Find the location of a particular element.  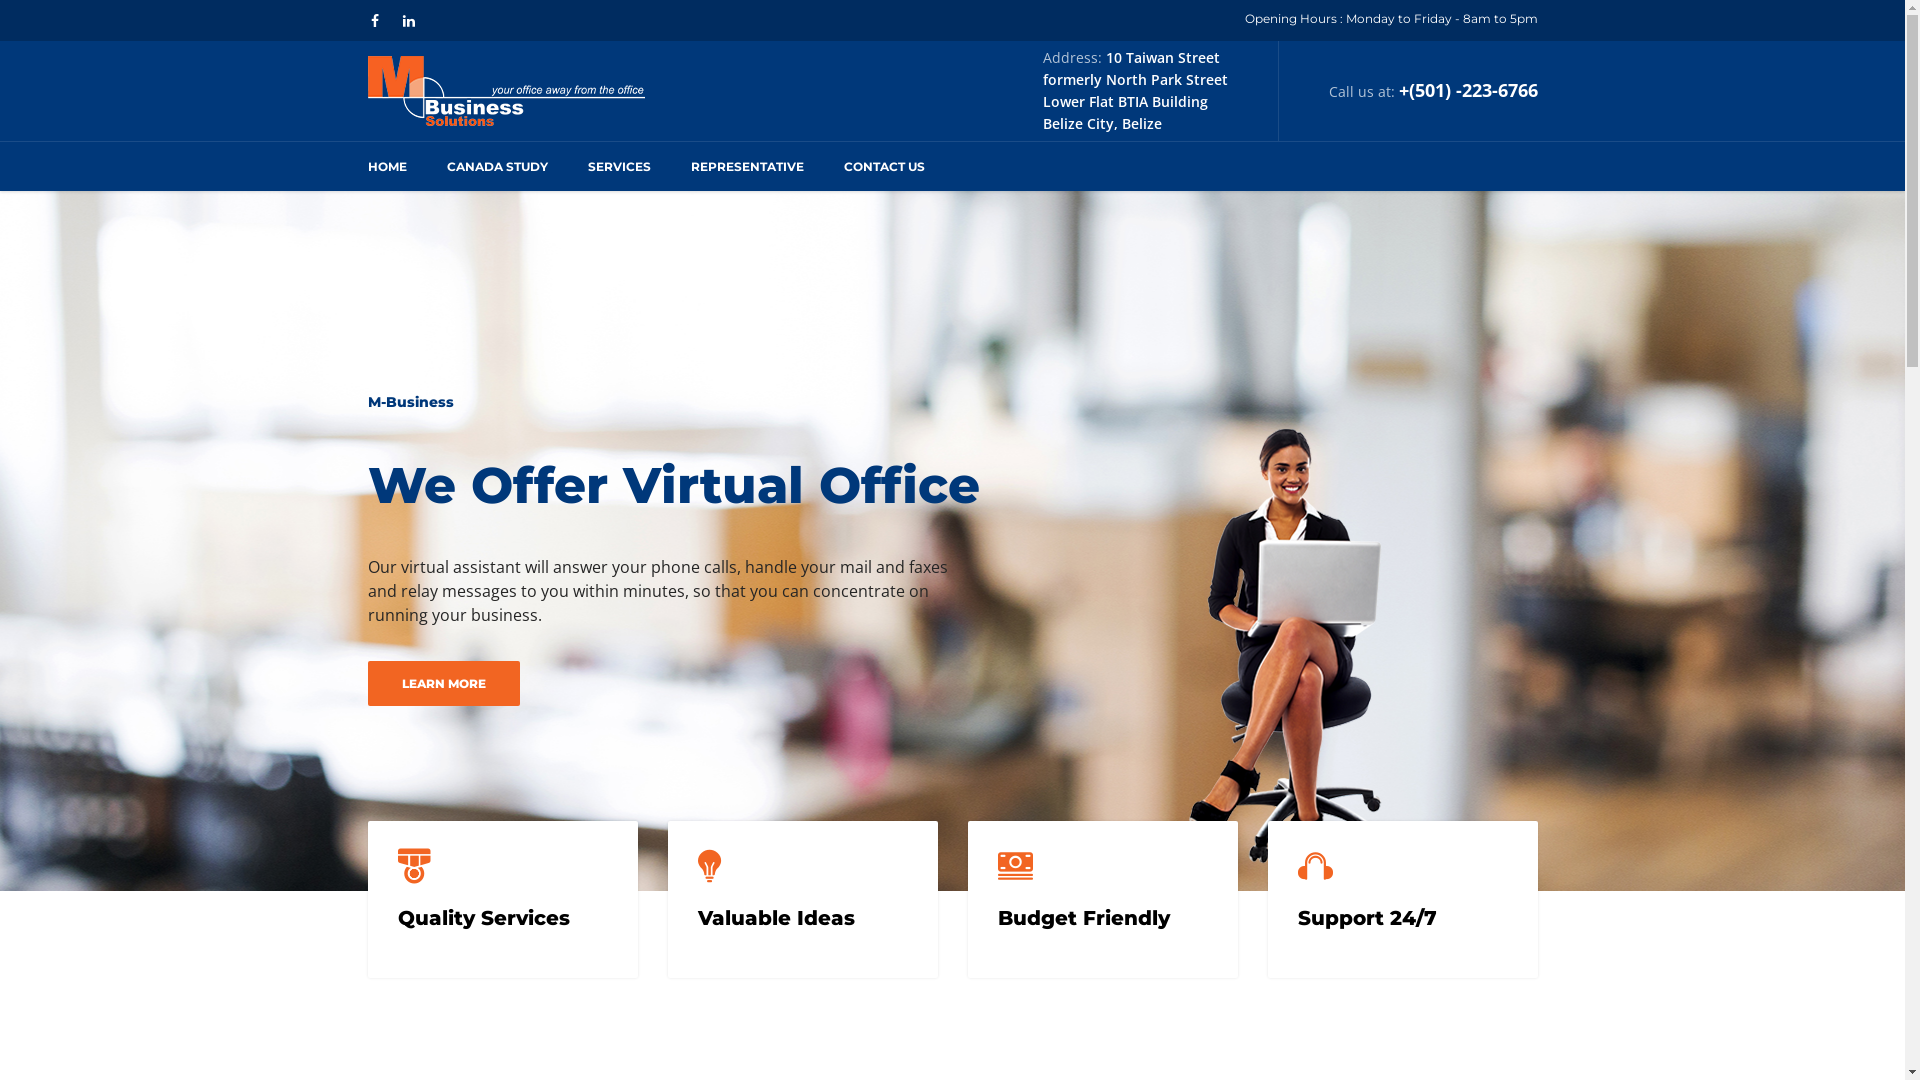

'LEARN MORE' is located at coordinates (443, 682).